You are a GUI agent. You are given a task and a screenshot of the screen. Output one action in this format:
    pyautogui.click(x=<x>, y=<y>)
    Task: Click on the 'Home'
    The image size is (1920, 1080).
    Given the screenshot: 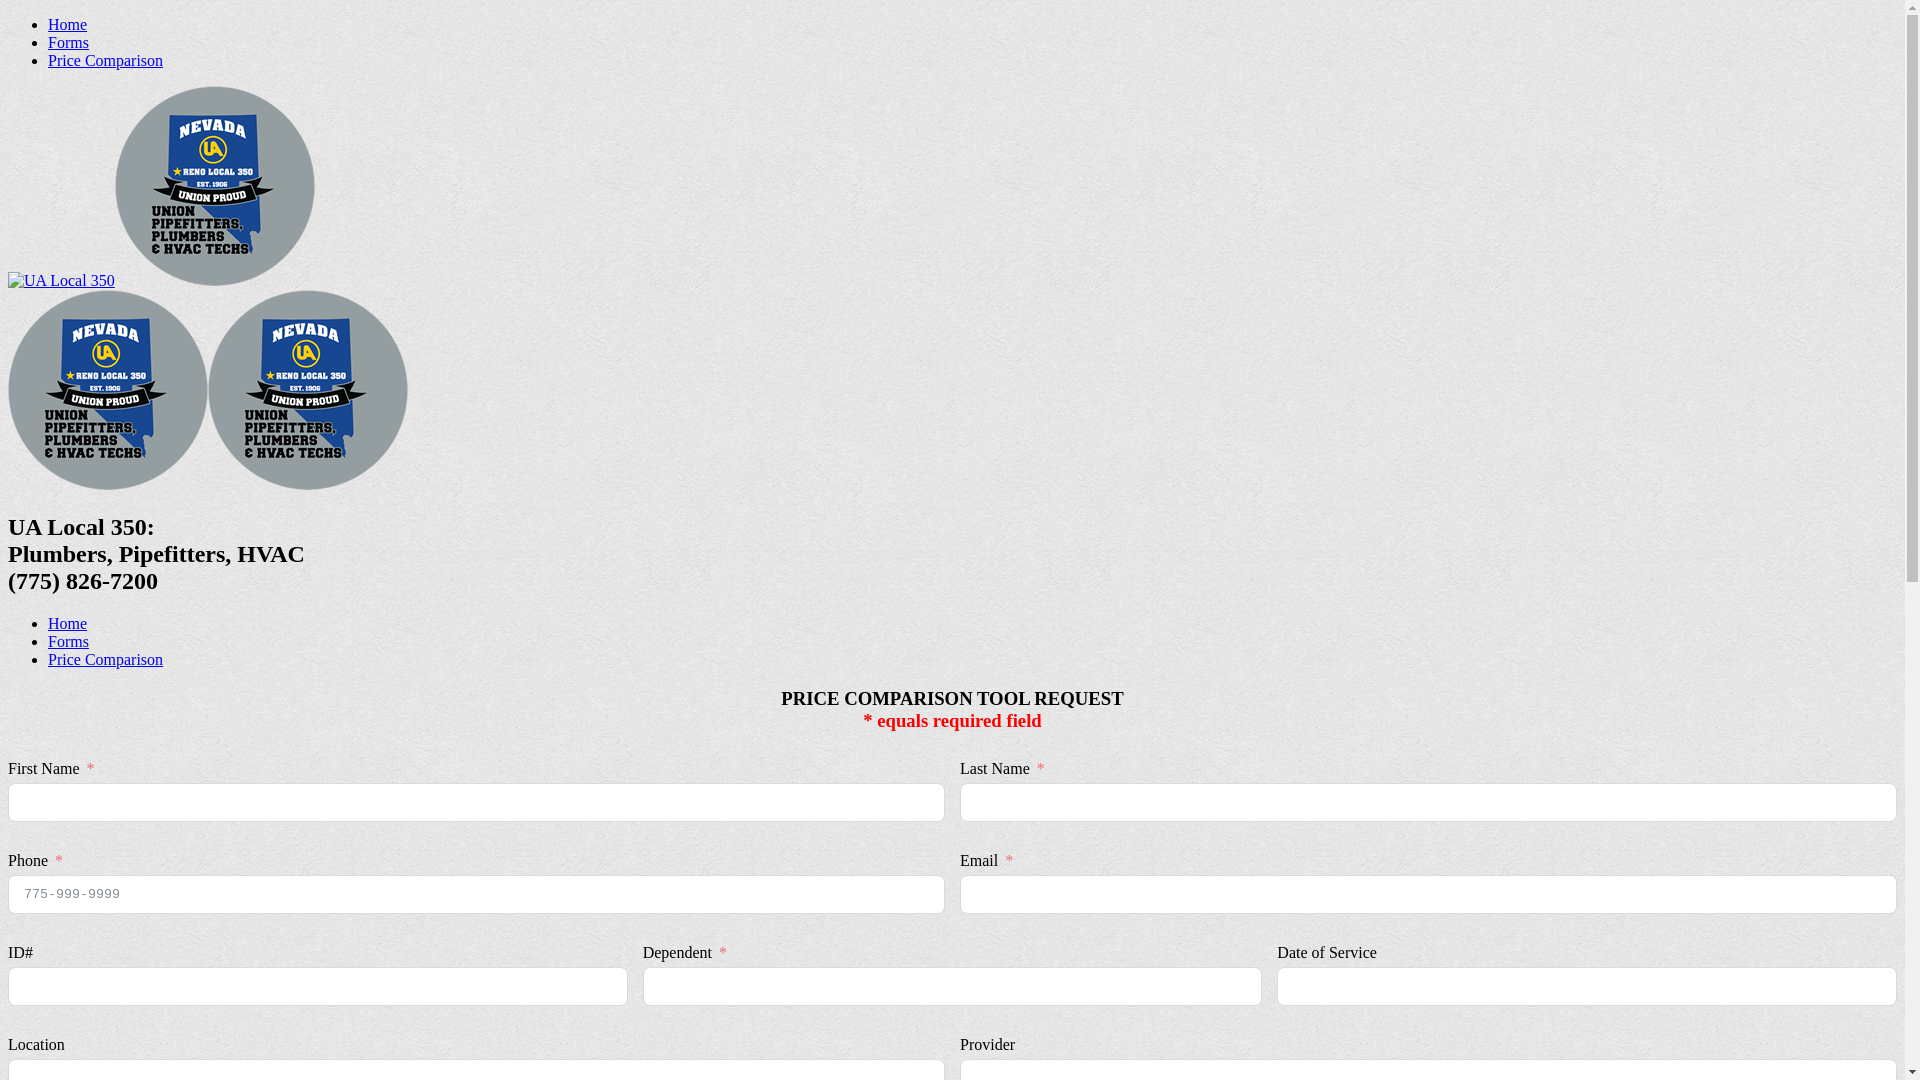 What is the action you would take?
    pyautogui.click(x=67, y=24)
    